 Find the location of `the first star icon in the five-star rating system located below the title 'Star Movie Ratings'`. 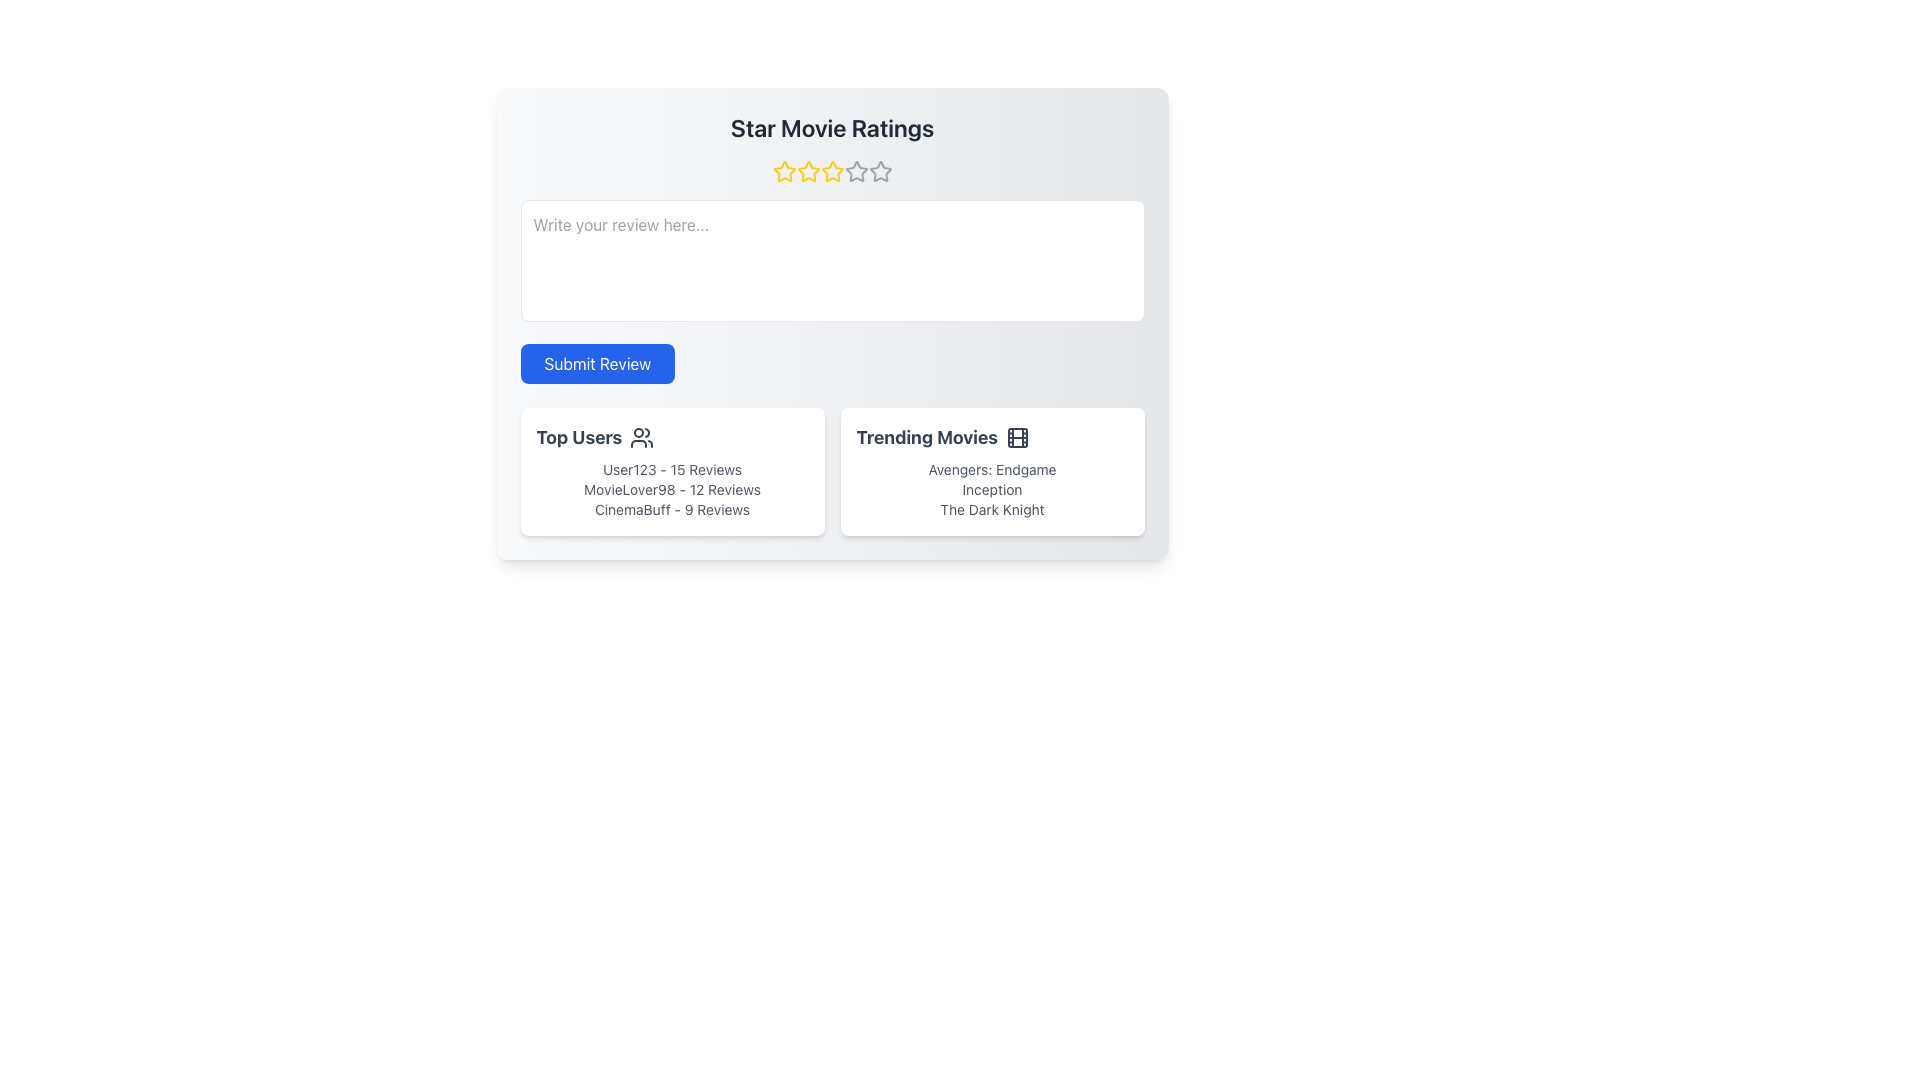

the first star icon in the five-star rating system located below the title 'Star Movie Ratings' is located at coordinates (783, 171).